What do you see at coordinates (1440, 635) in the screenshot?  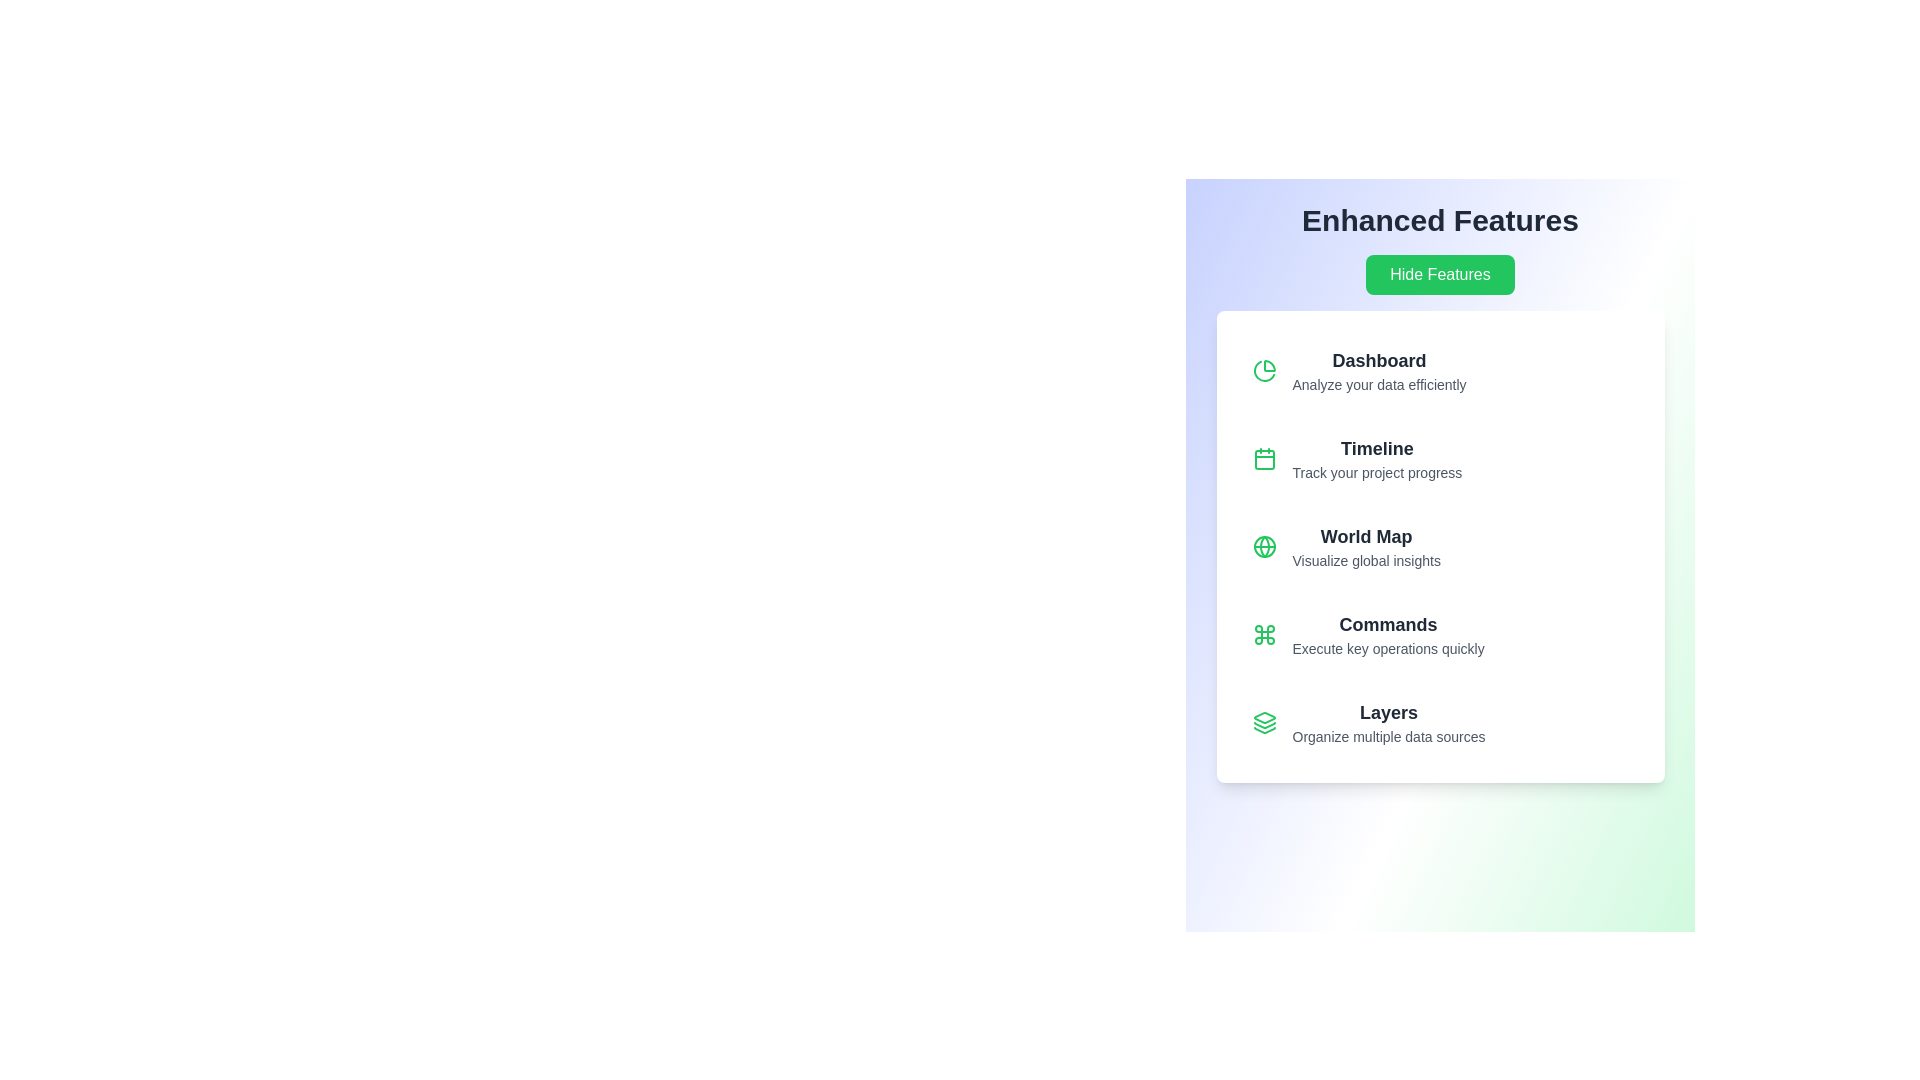 I see `the menu item labeled Commands` at bounding box center [1440, 635].